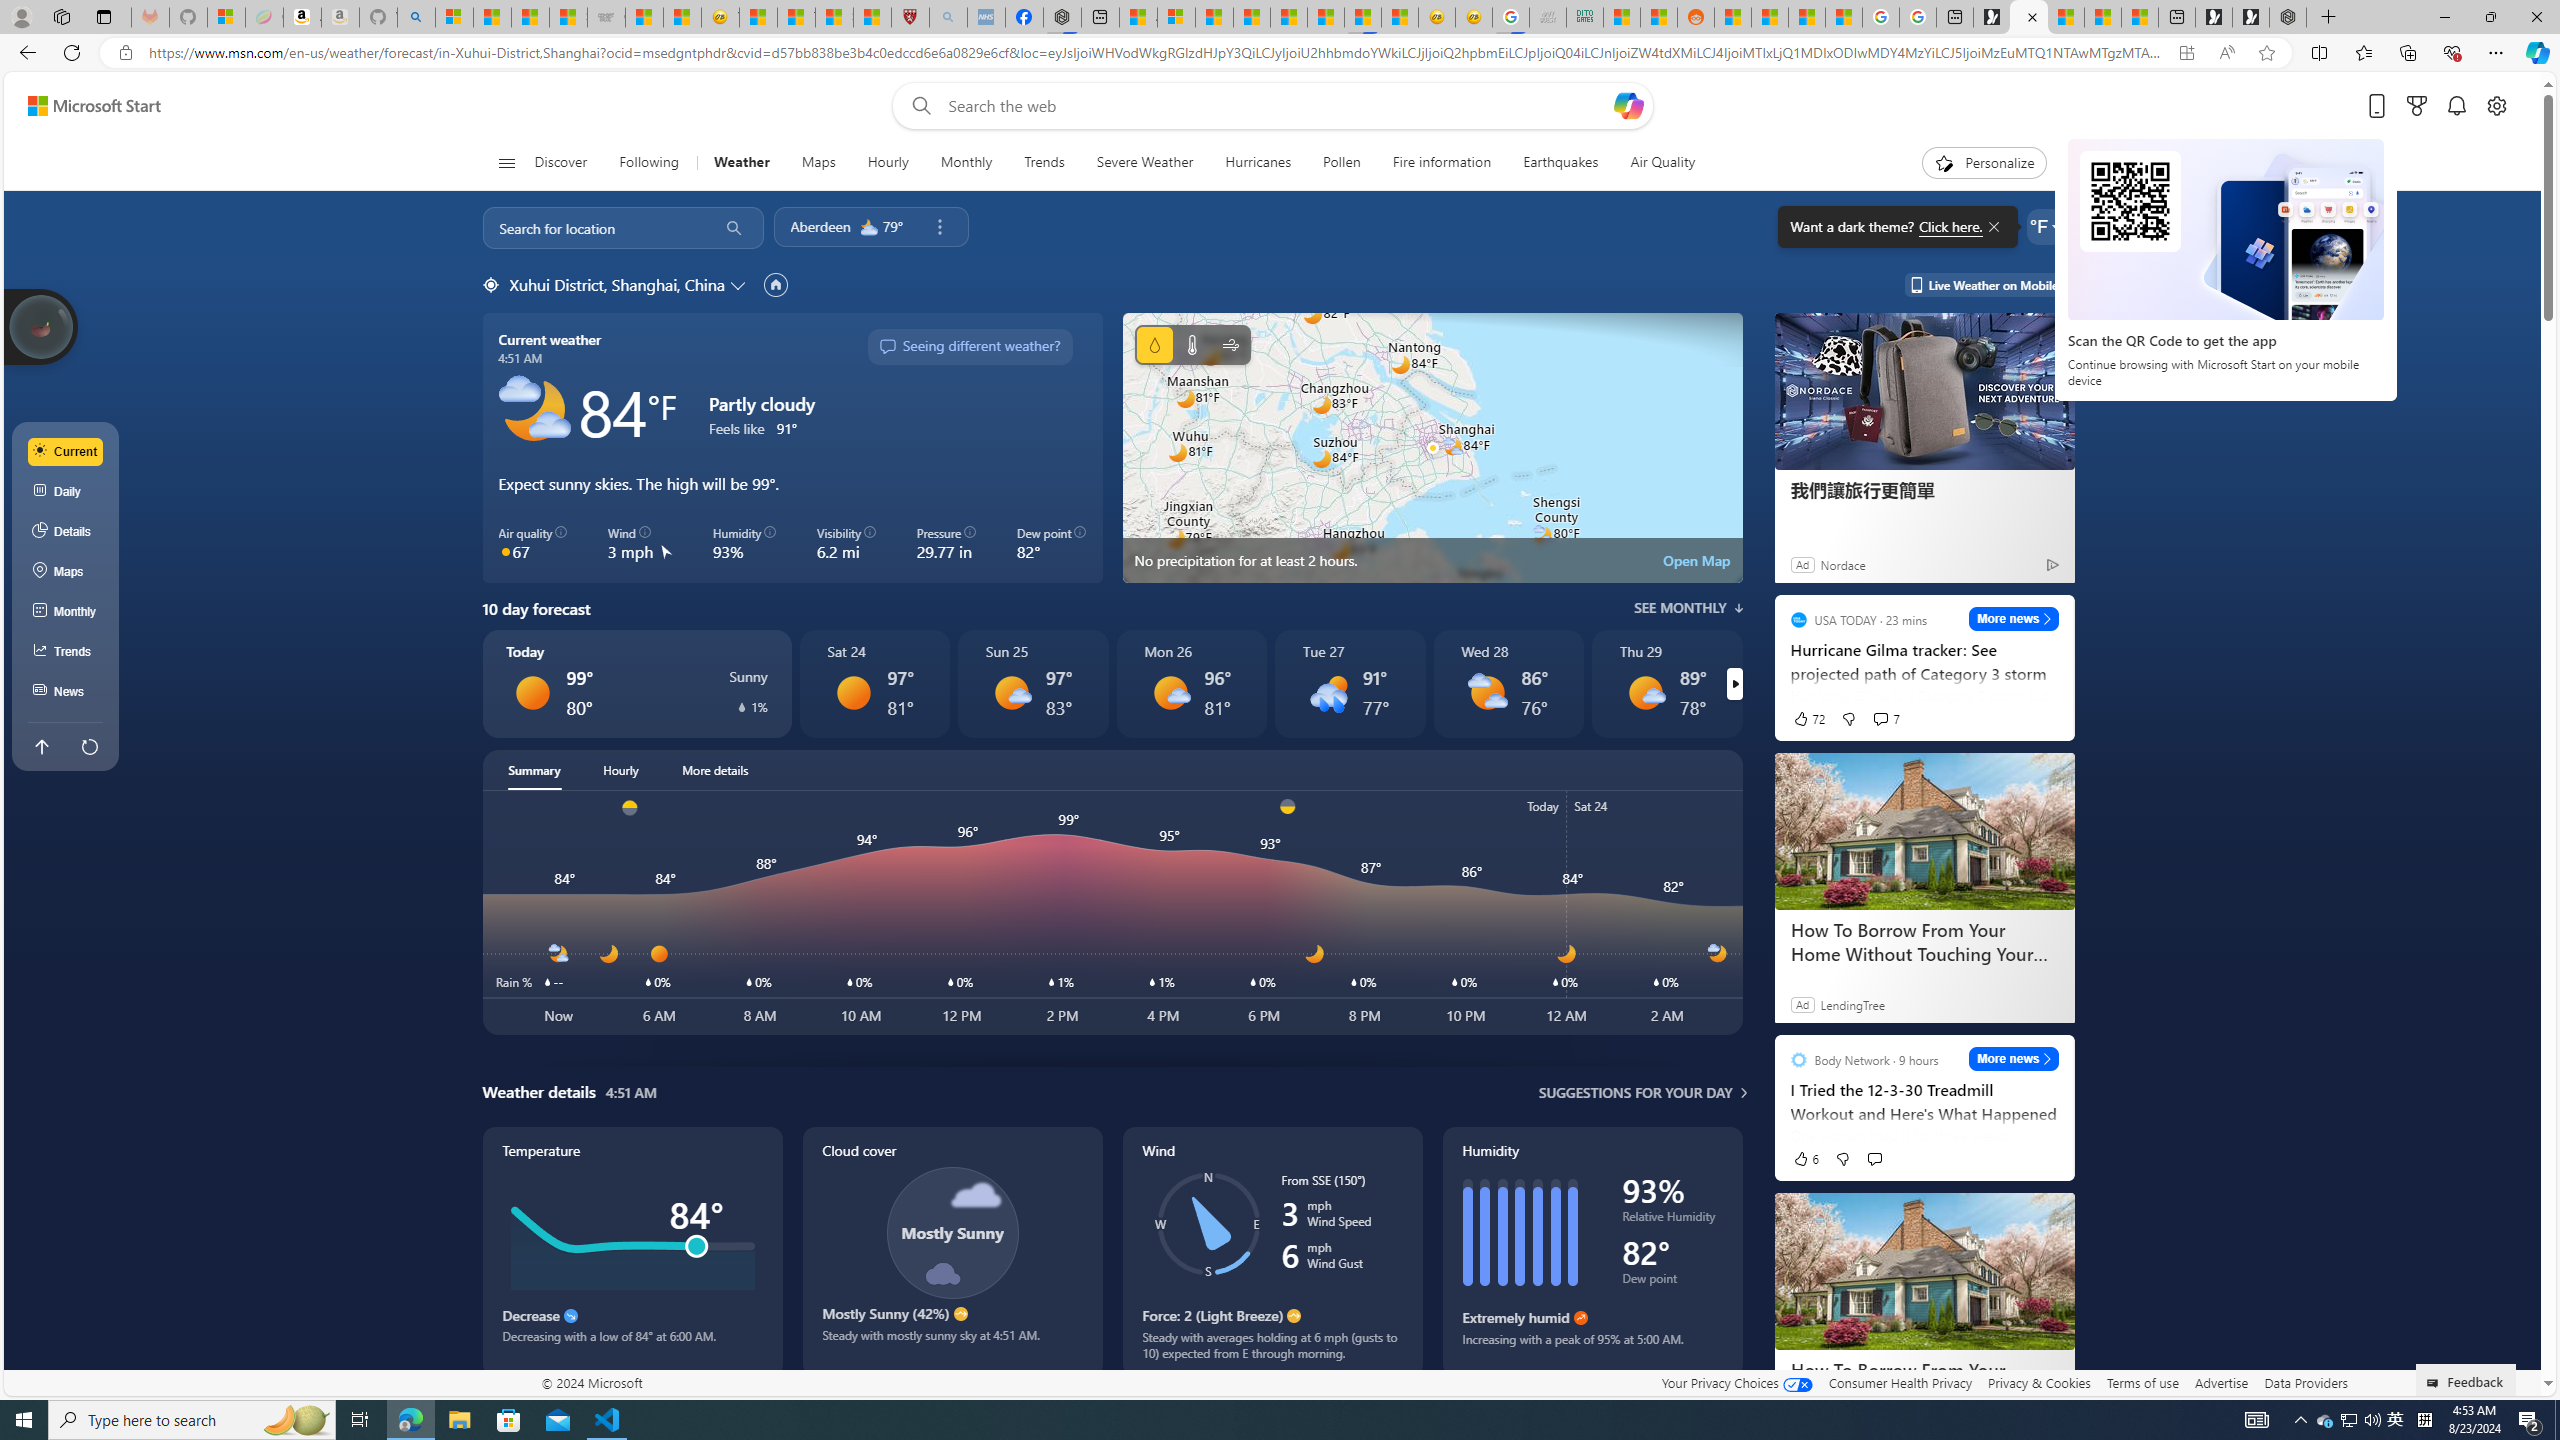 The image size is (2560, 1440). I want to click on 'Cloud cover', so click(951, 1252).